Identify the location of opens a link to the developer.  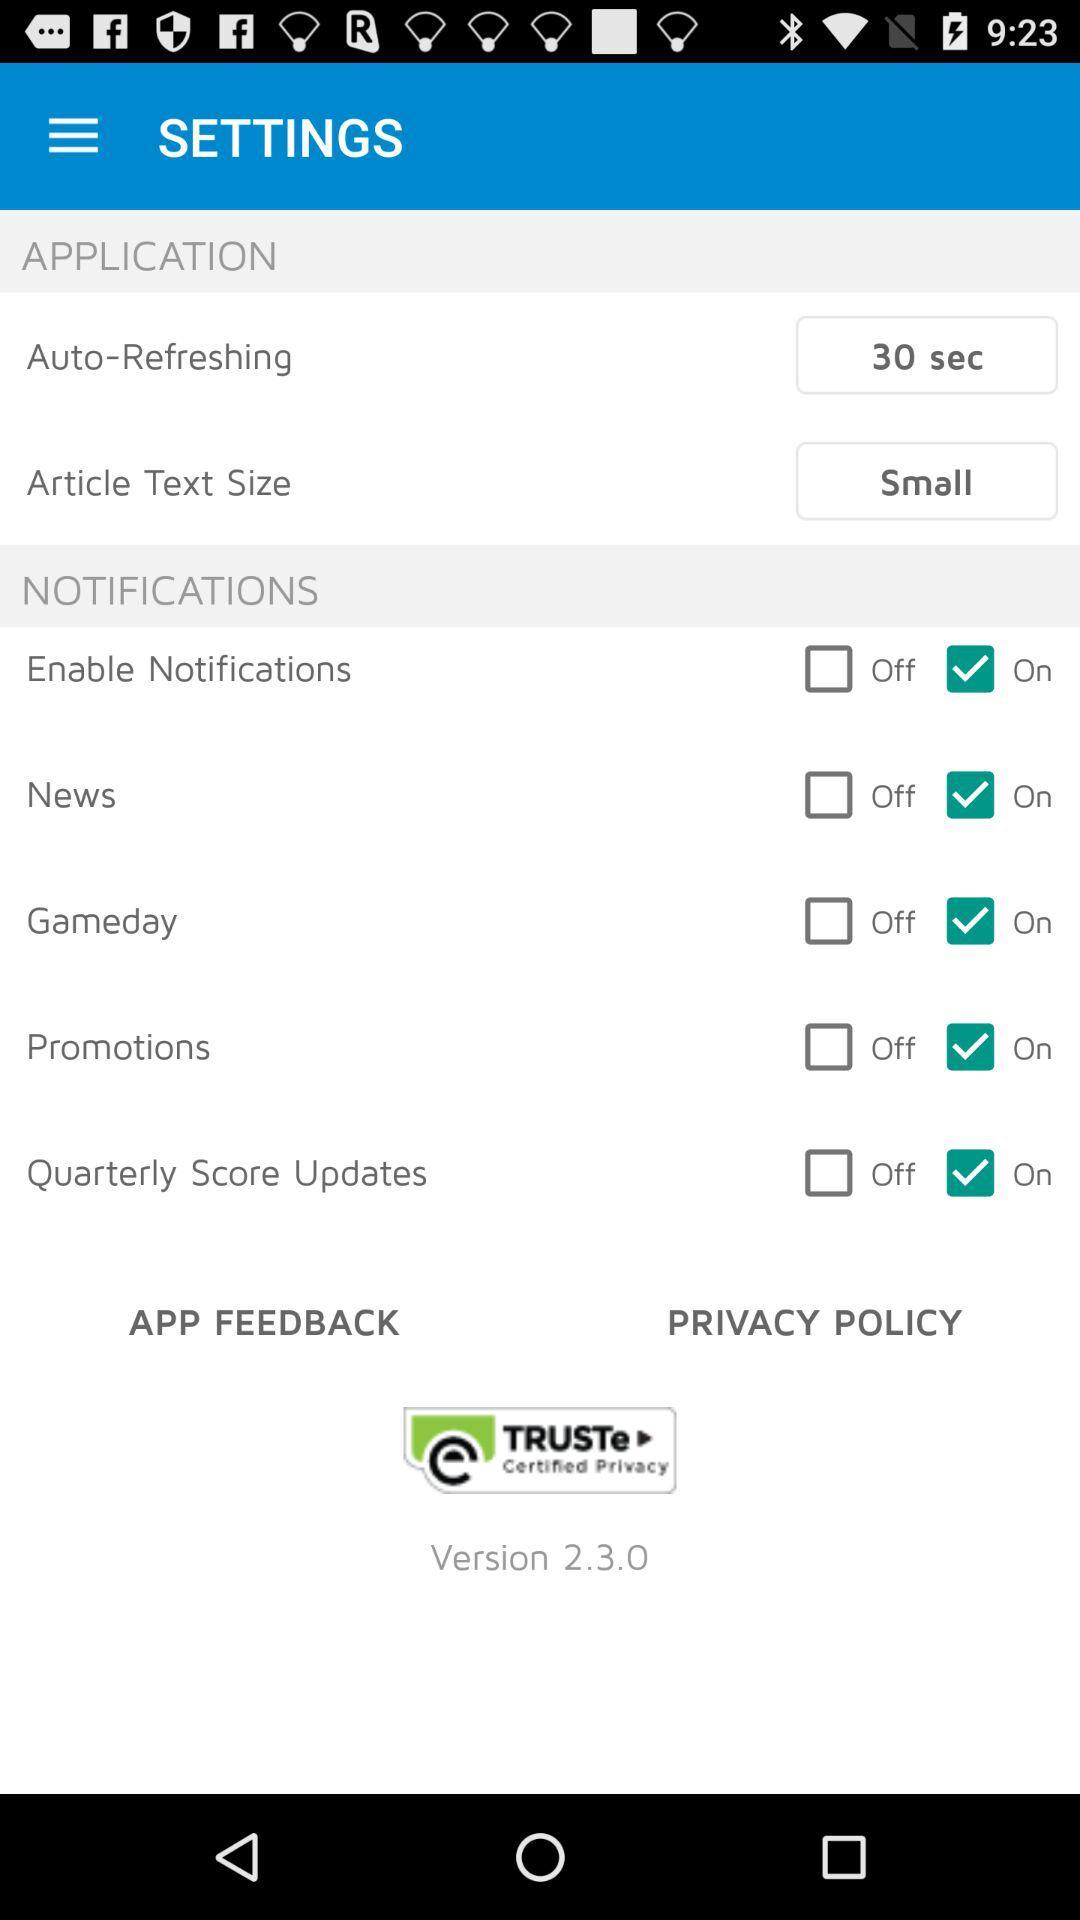
(540, 1450).